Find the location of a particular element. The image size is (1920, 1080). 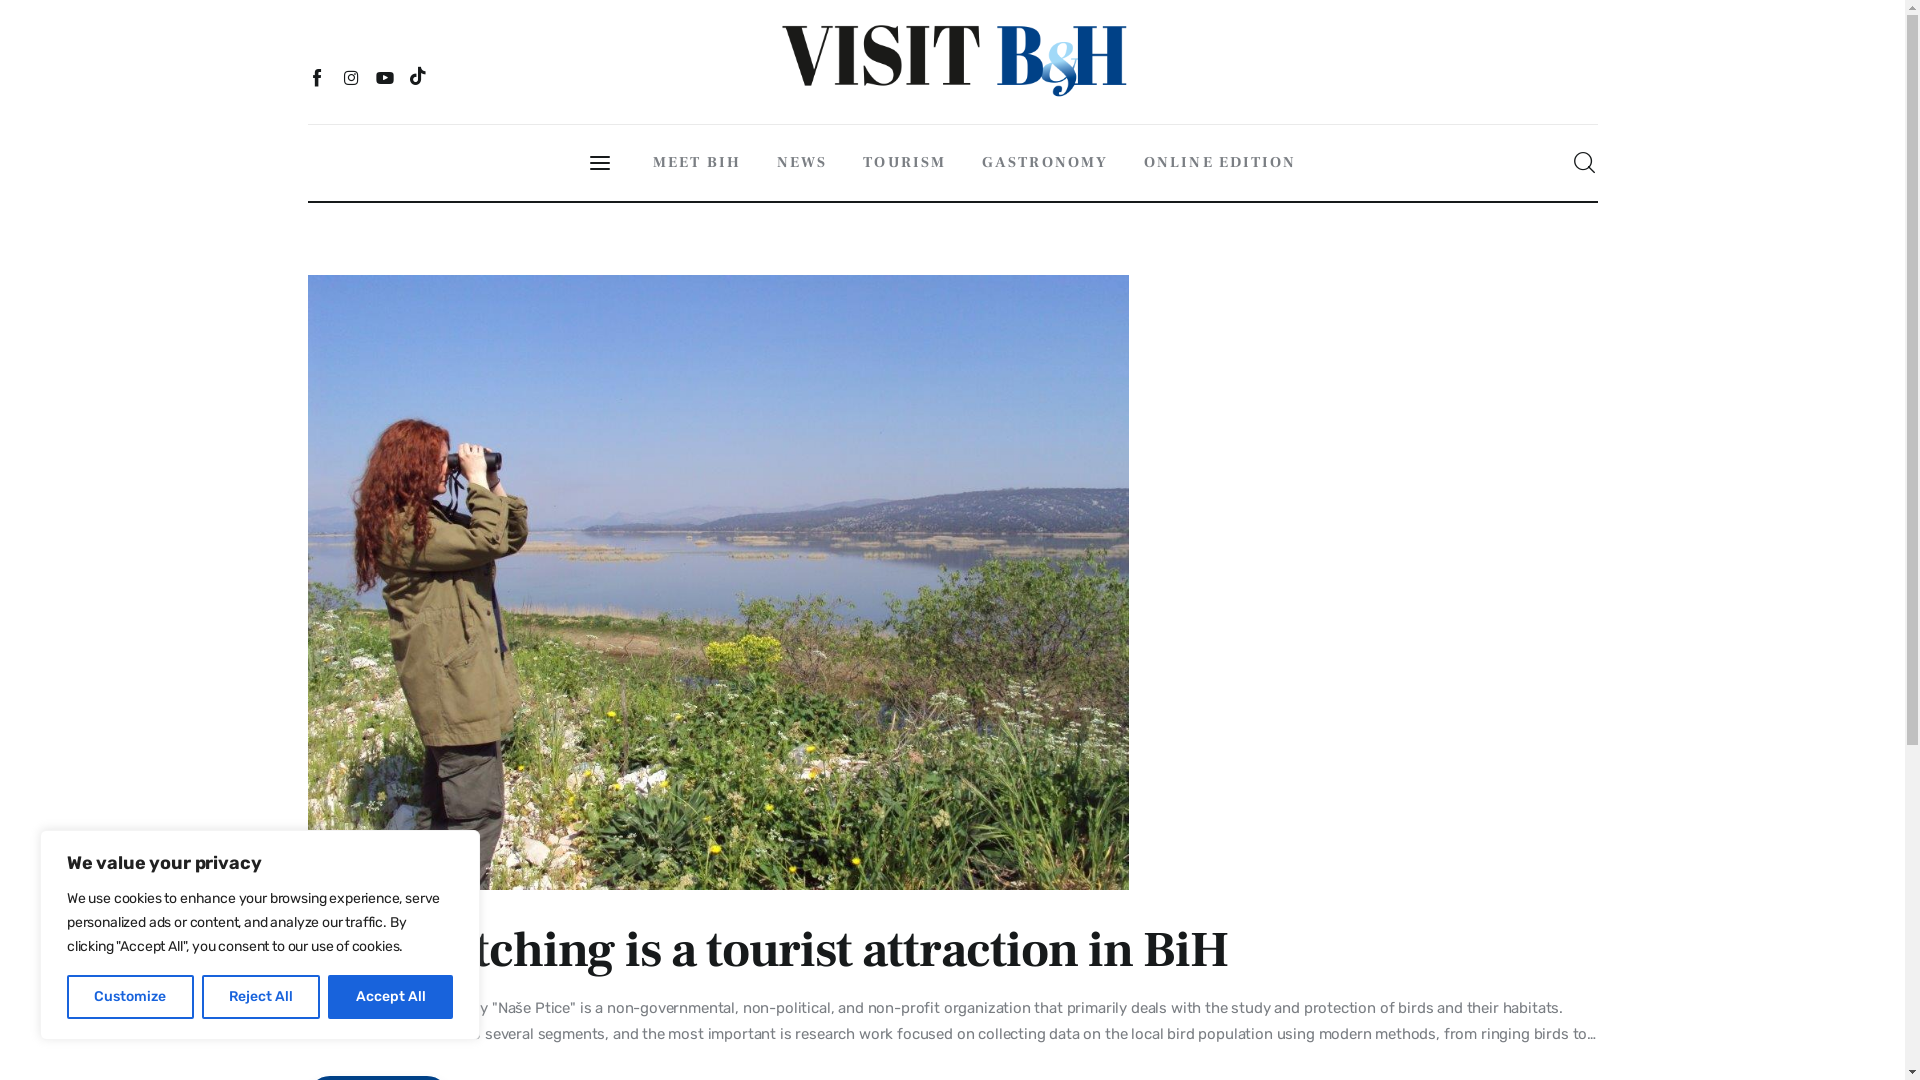

'Customize' is located at coordinates (129, 996).